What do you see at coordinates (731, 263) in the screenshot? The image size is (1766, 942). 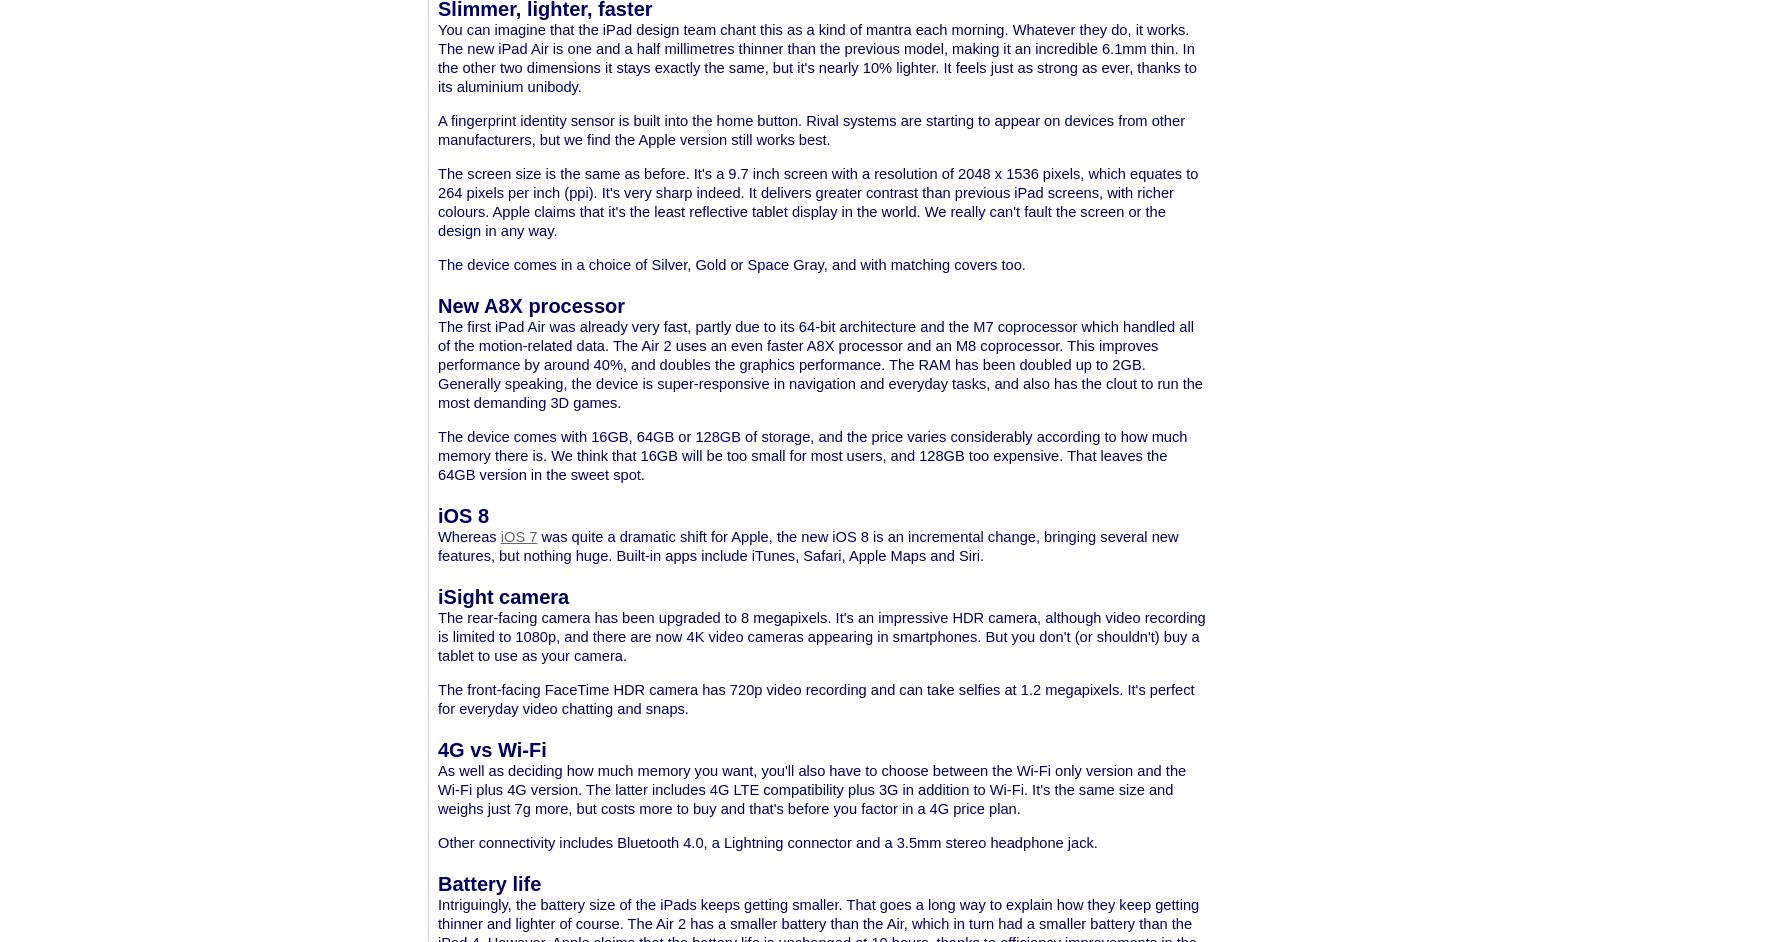 I see `'The device comes in a choice of Silver, Gold or Space Gray, and with matching covers too.'` at bounding box center [731, 263].